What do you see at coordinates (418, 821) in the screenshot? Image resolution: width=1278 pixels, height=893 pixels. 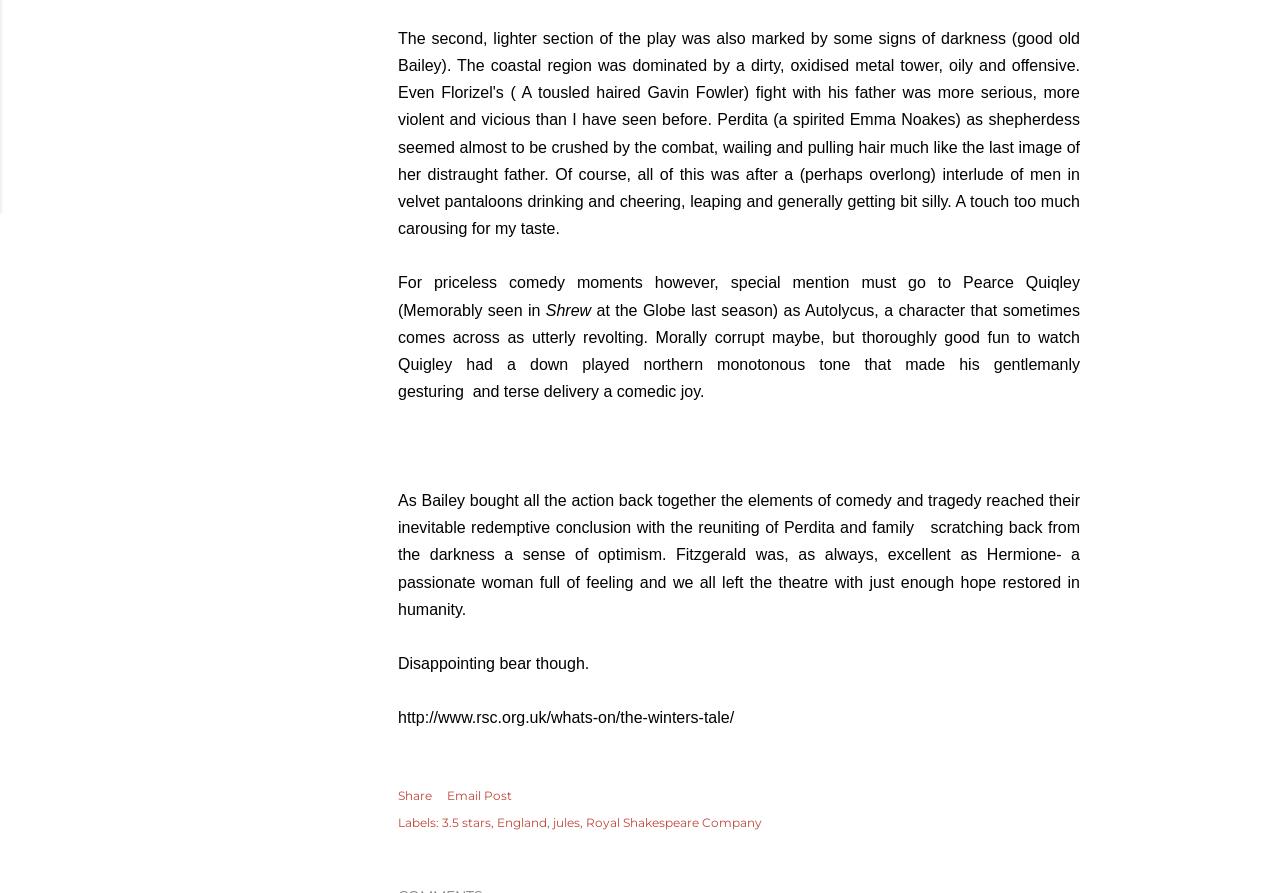 I see `'Labels:'` at bounding box center [418, 821].